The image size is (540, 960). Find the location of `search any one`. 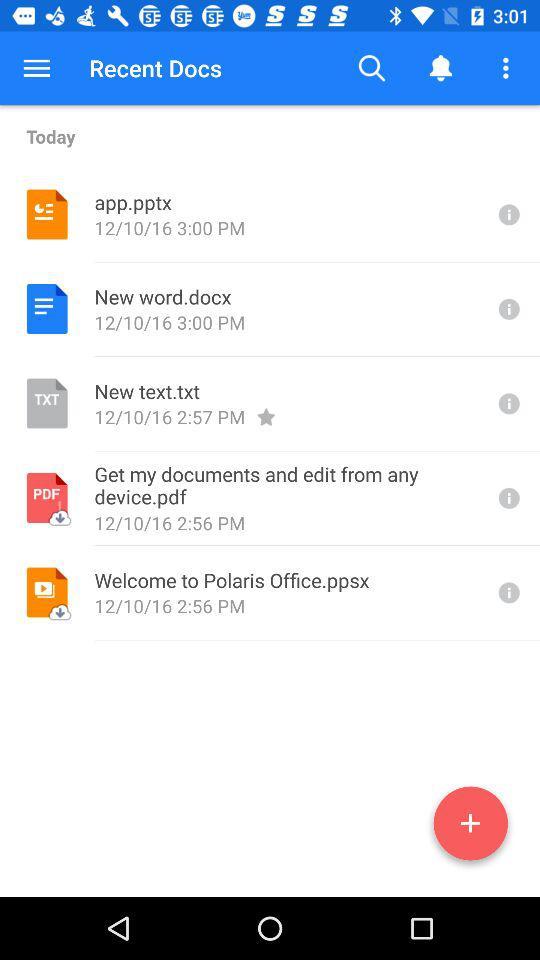

search any one is located at coordinates (507, 497).